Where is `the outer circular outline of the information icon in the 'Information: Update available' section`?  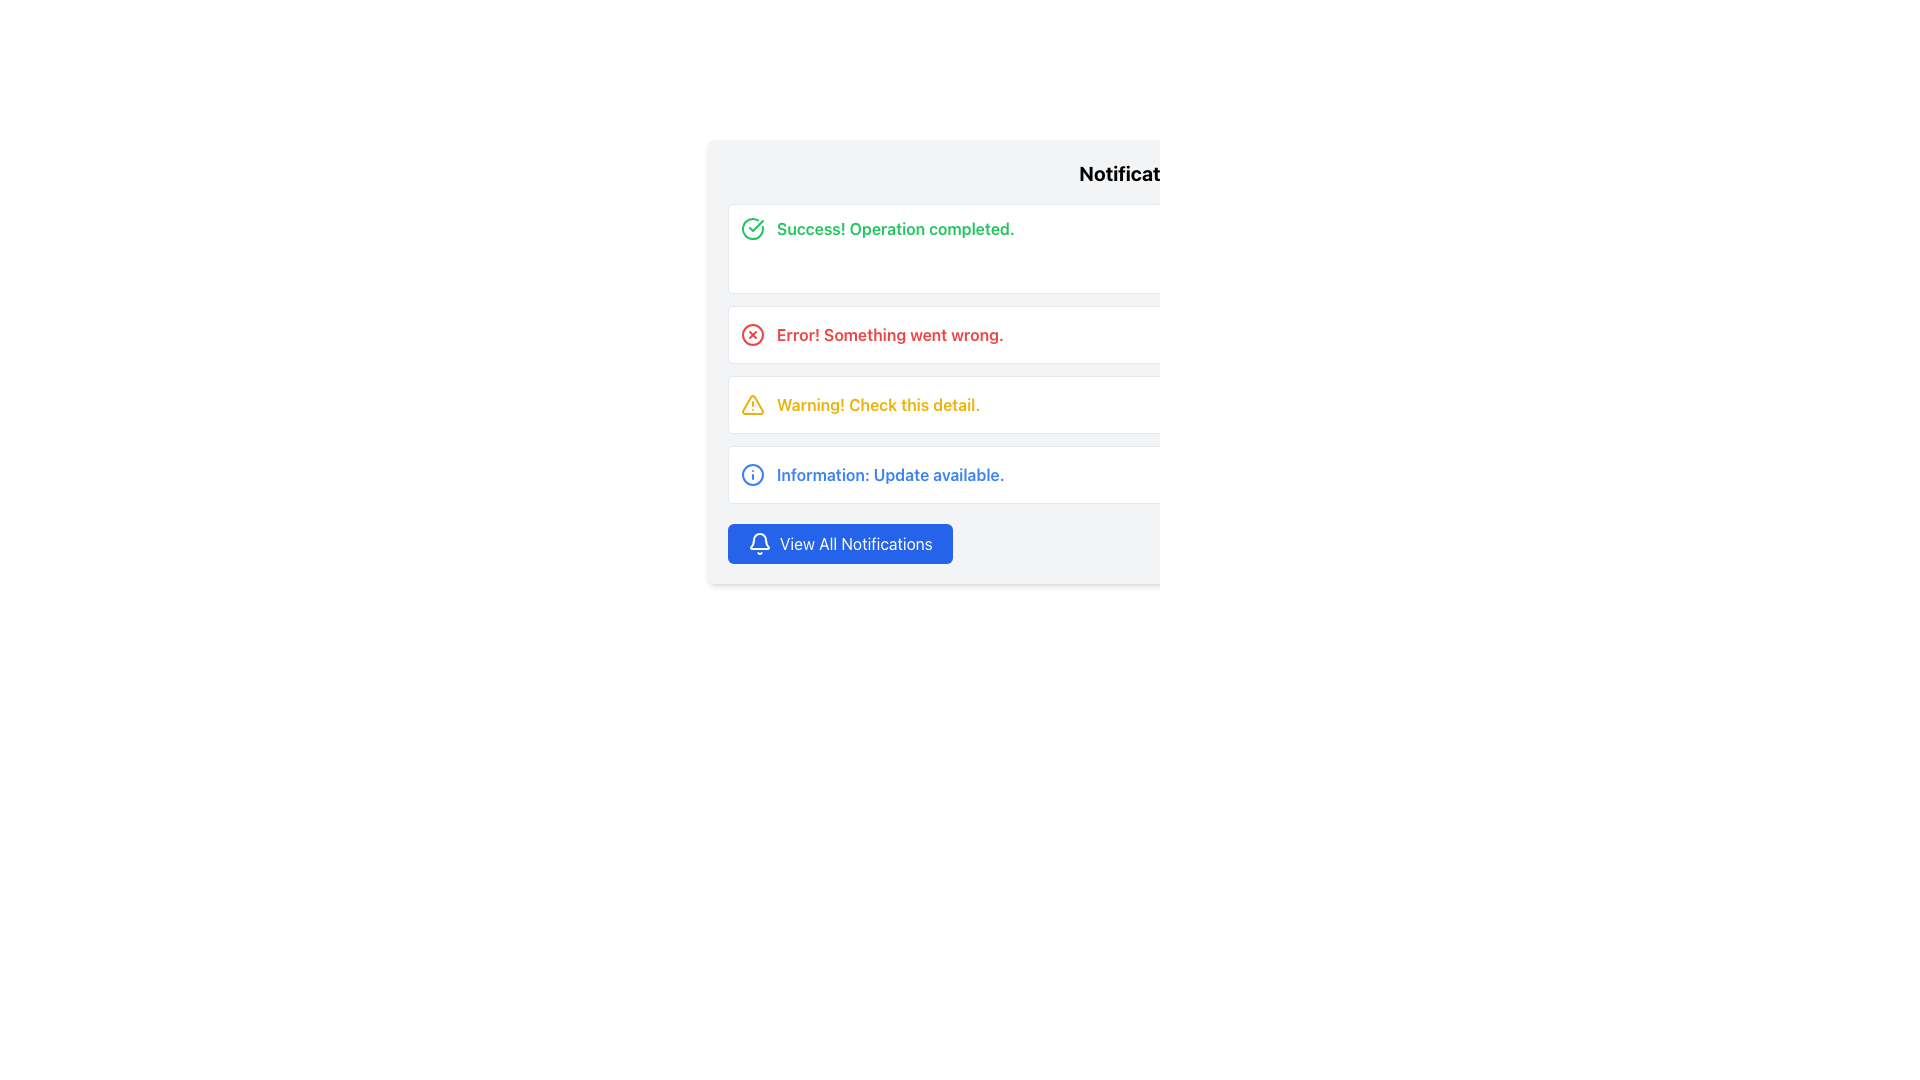 the outer circular outline of the information icon in the 'Information: Update available' section is located at coordinates (752, 474).